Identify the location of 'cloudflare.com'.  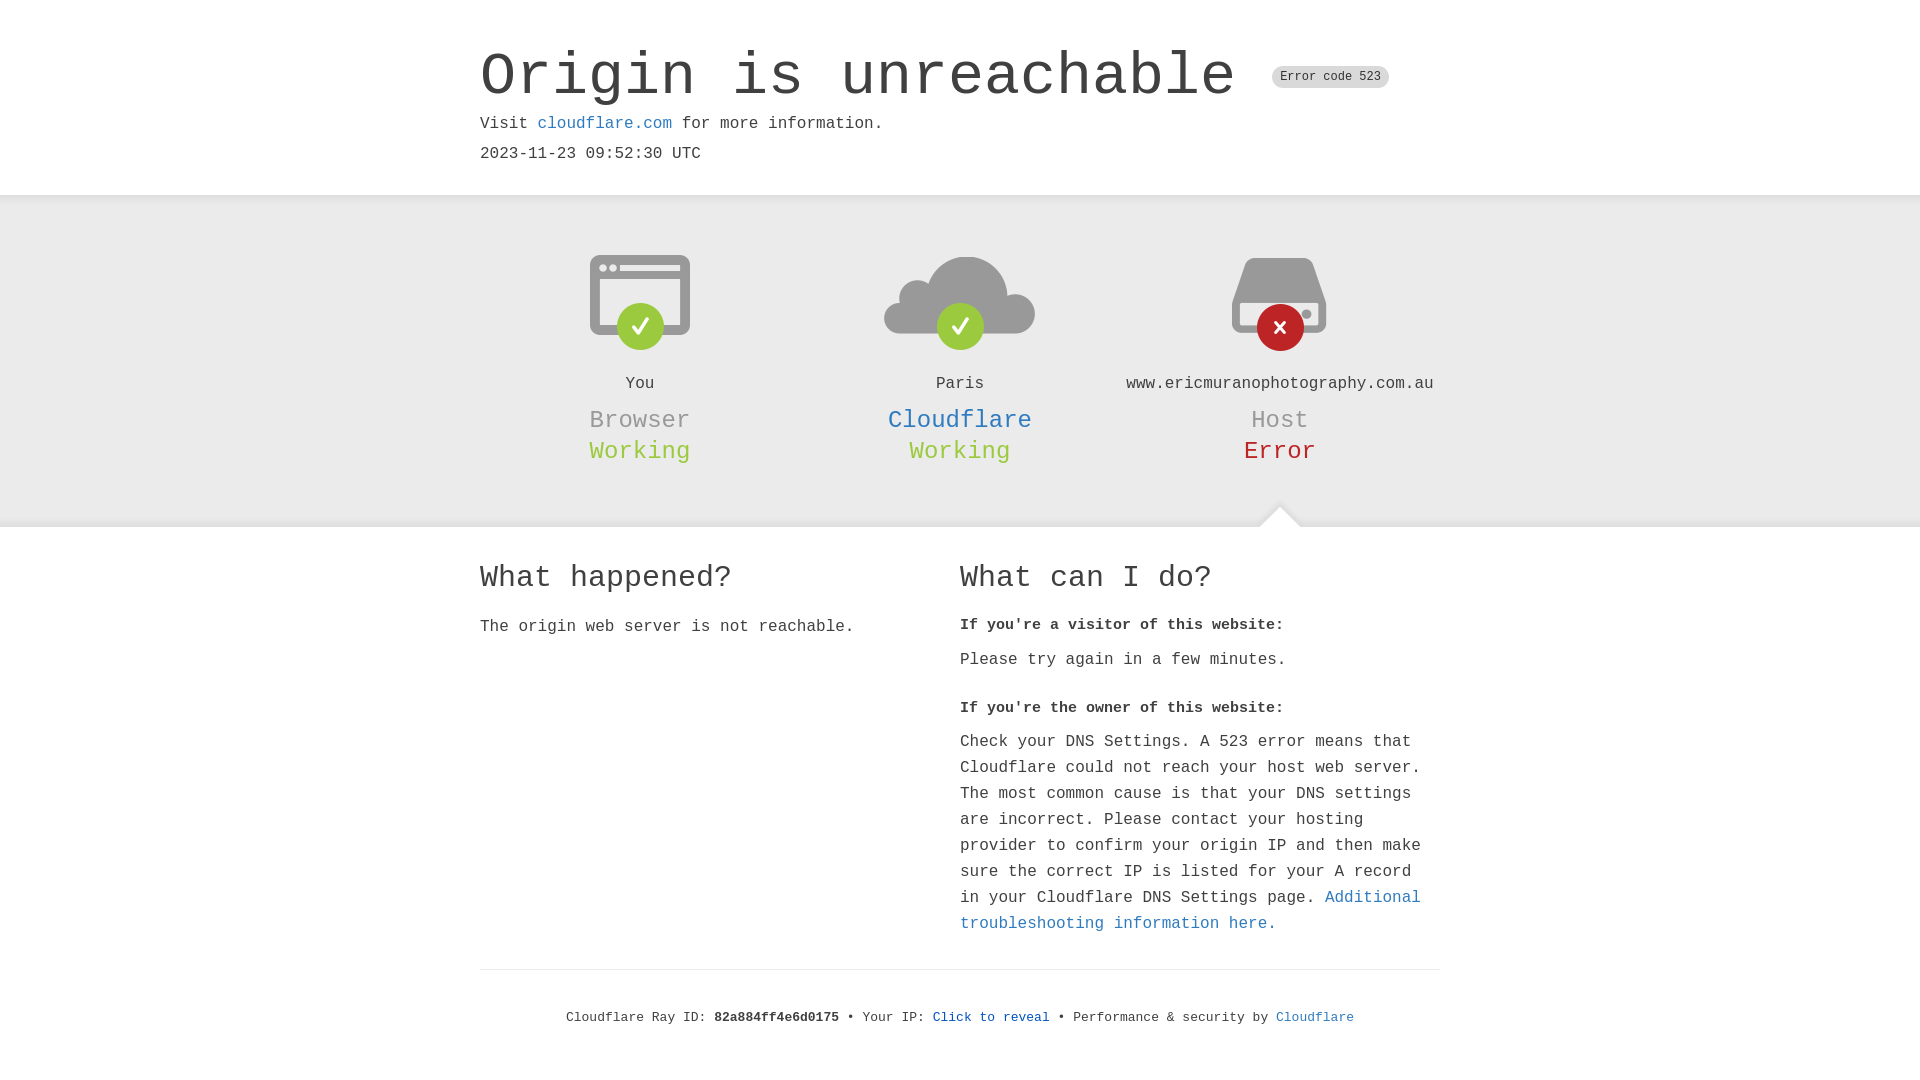
(603, 123).